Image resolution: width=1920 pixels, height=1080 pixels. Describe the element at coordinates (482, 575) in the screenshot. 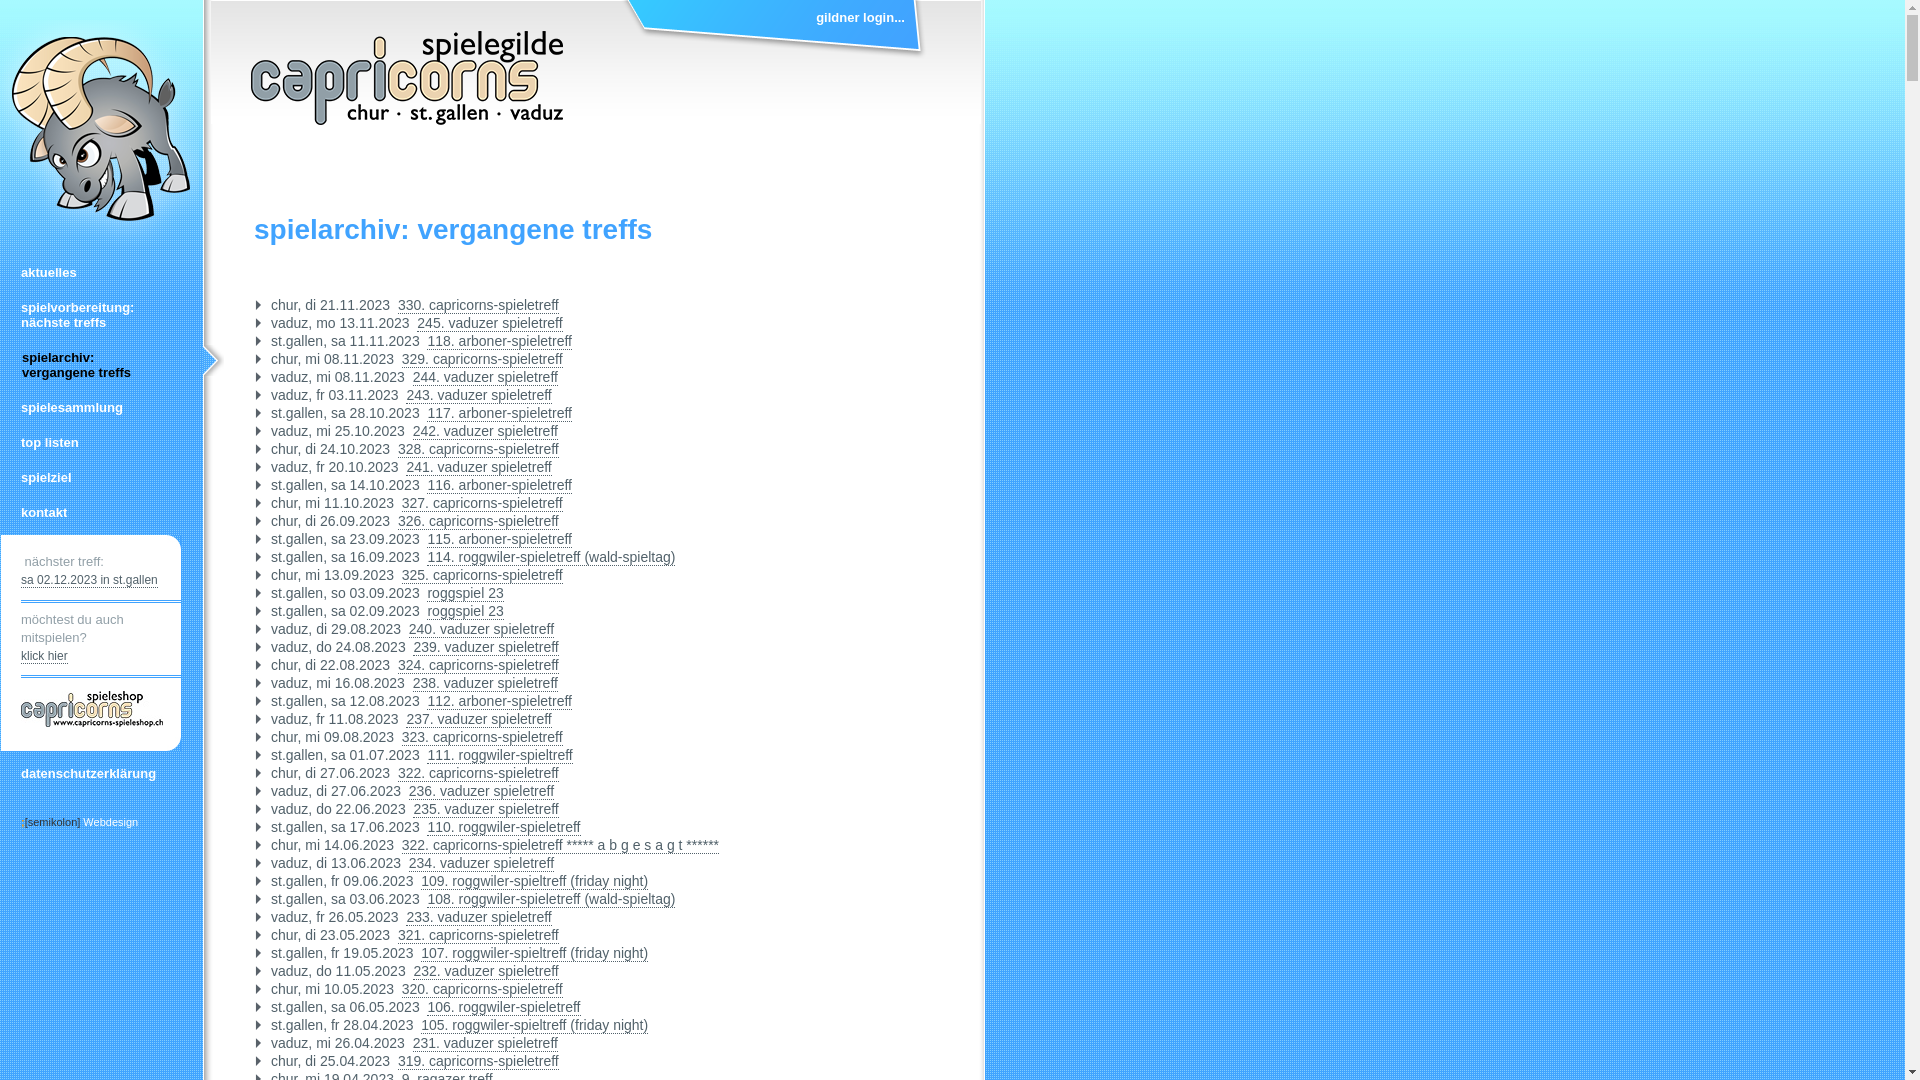

I see `'325. capricorns-spieletreff'` at that location.